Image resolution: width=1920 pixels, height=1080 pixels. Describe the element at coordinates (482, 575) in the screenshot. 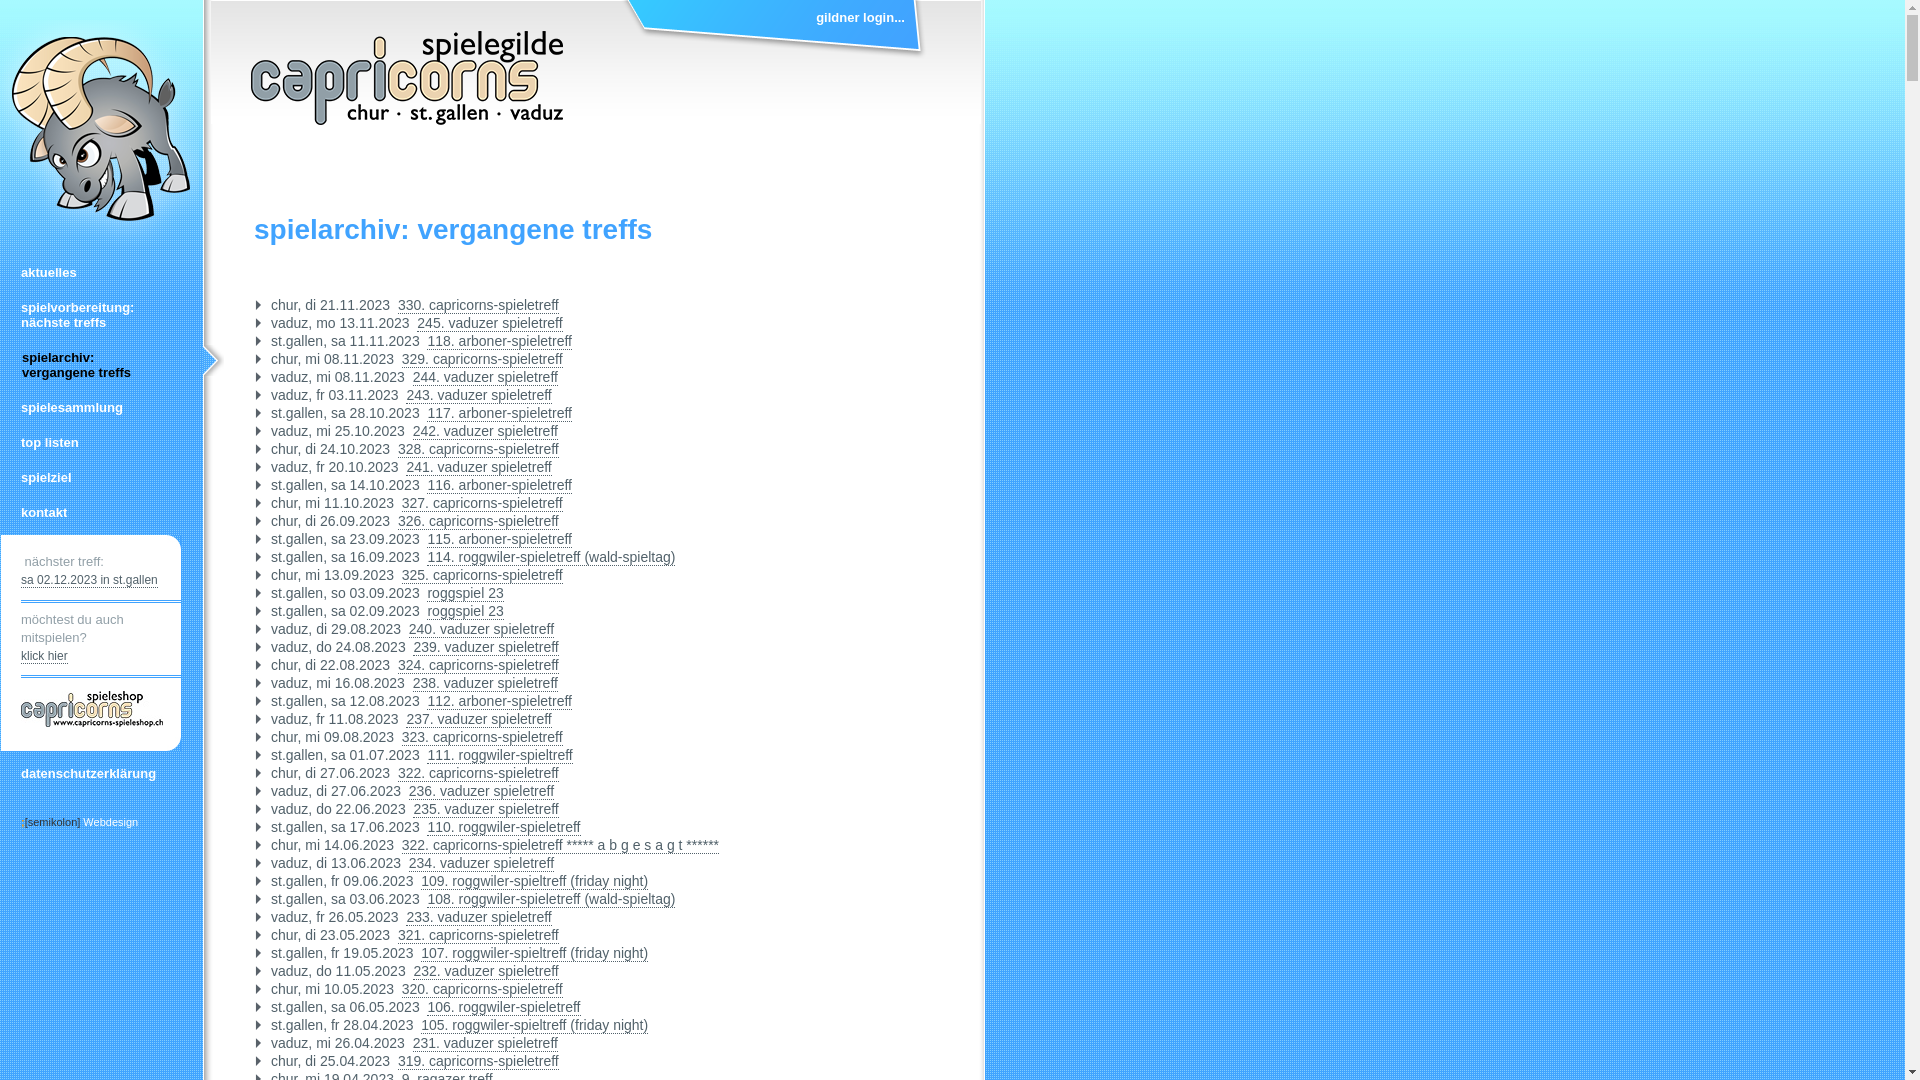

I see `'325. capricorns-spieletreff'` at that location.